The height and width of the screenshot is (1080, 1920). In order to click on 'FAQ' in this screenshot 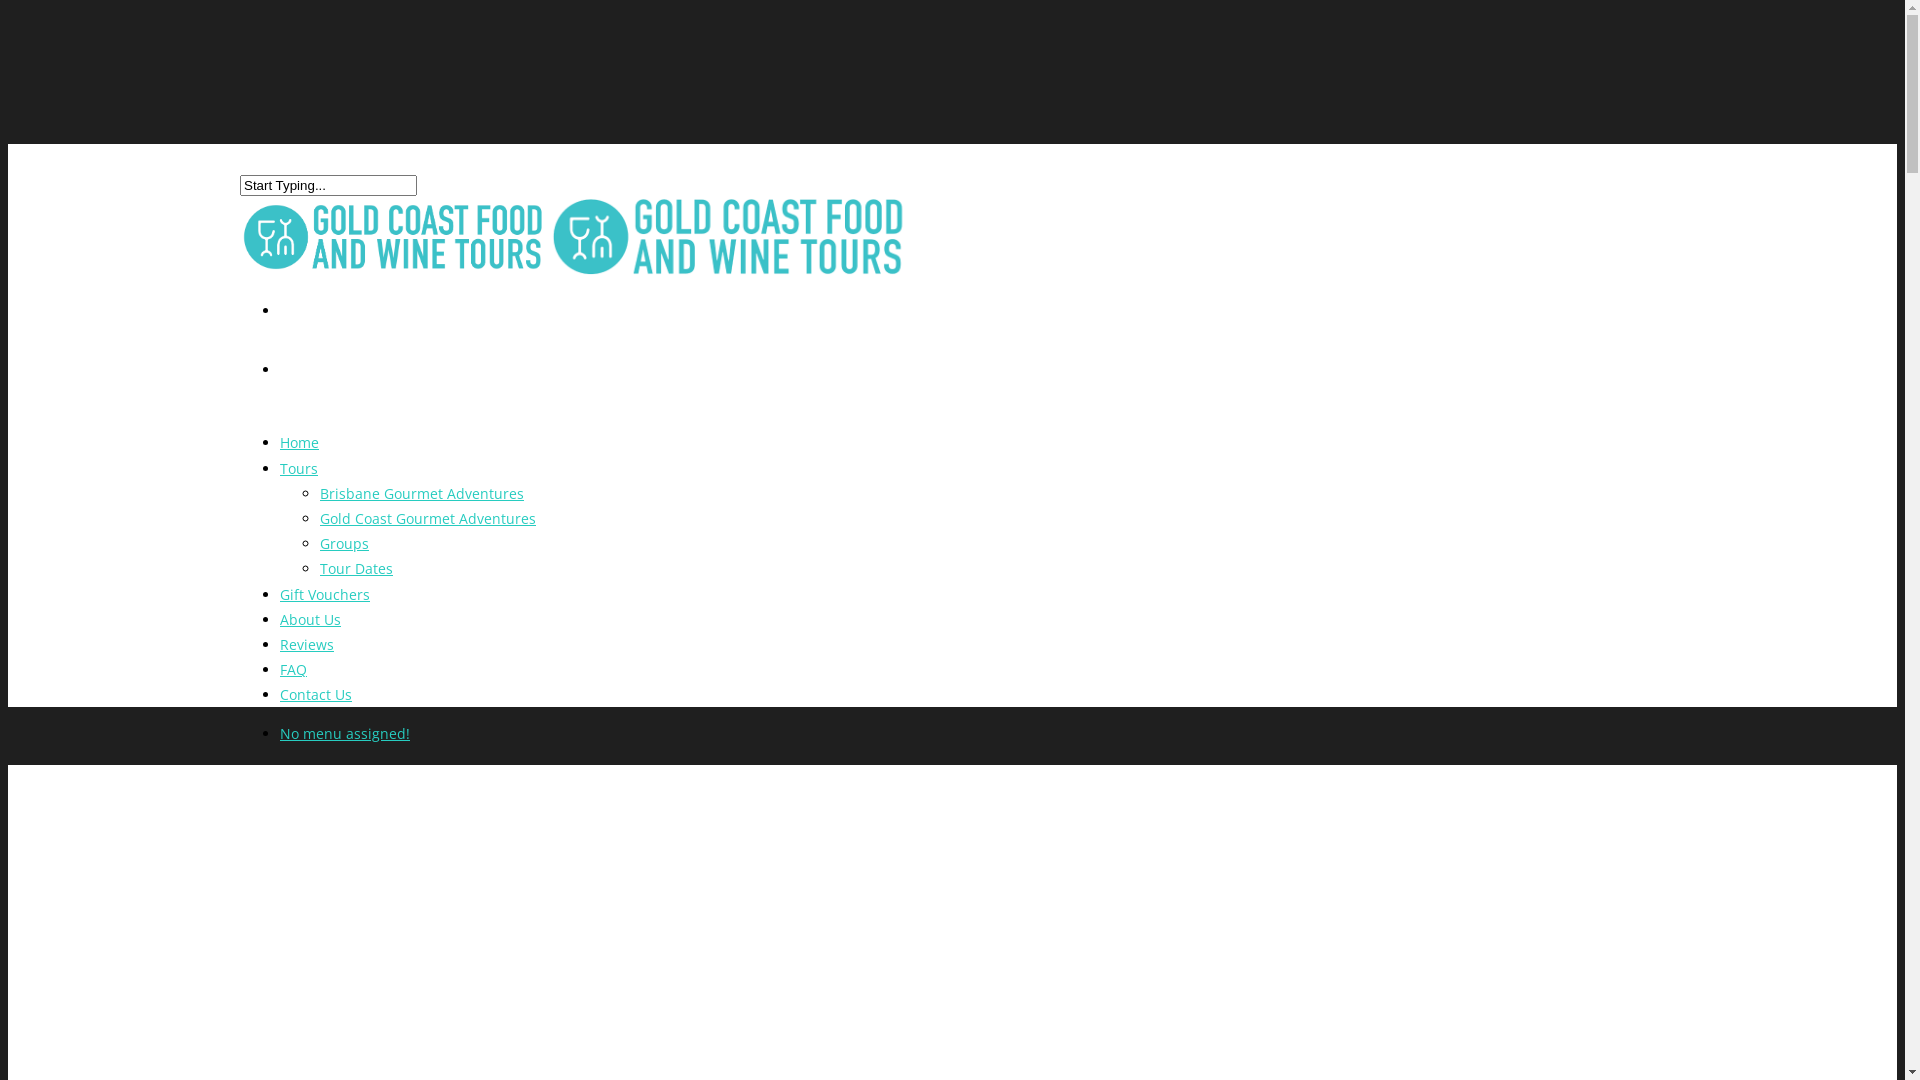, I will do `click(278, 682)`.